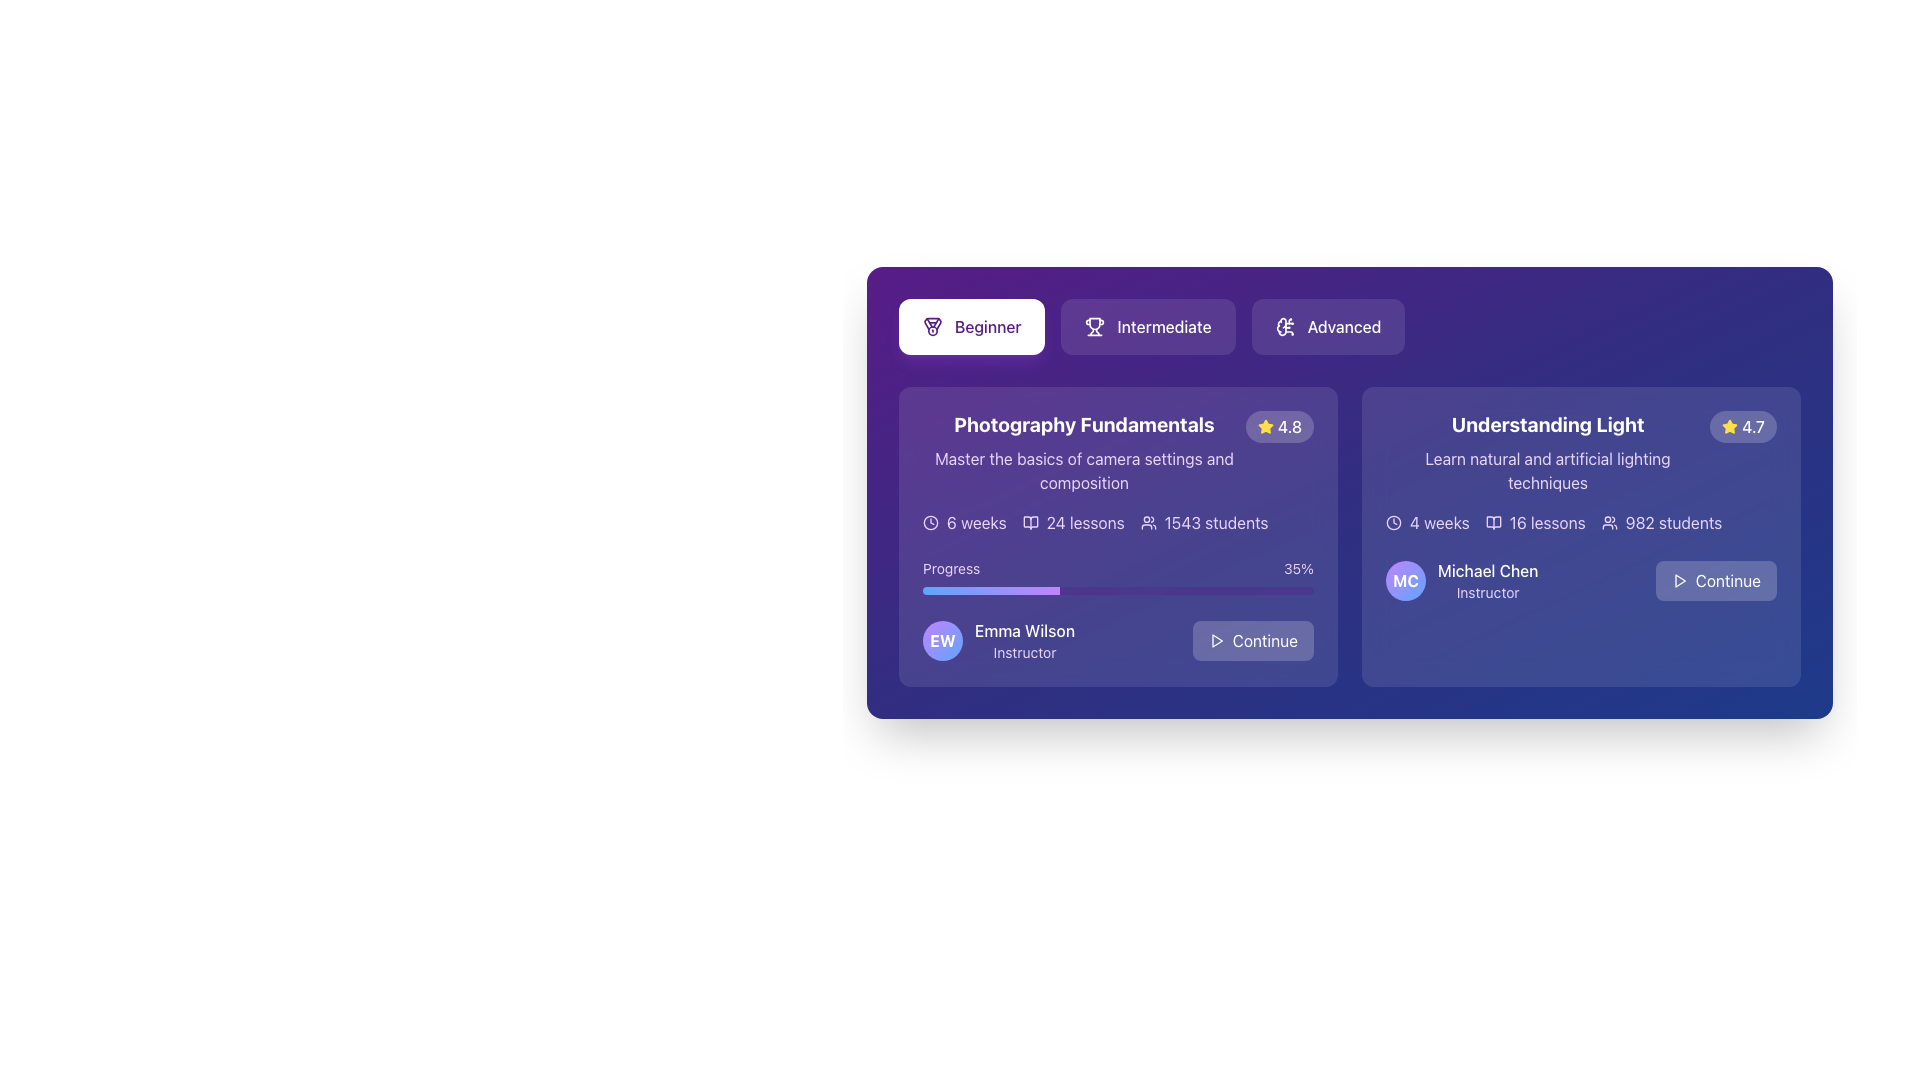 Image resolution: width=1920 pixels, height=1080 pixels. Describe the element at coordinates (1117, 577) in the screenshot. I see `the Progress bar labeled 'Progress' with a value of '35%' located in the 'Photography Fundamentals' card` at that location.